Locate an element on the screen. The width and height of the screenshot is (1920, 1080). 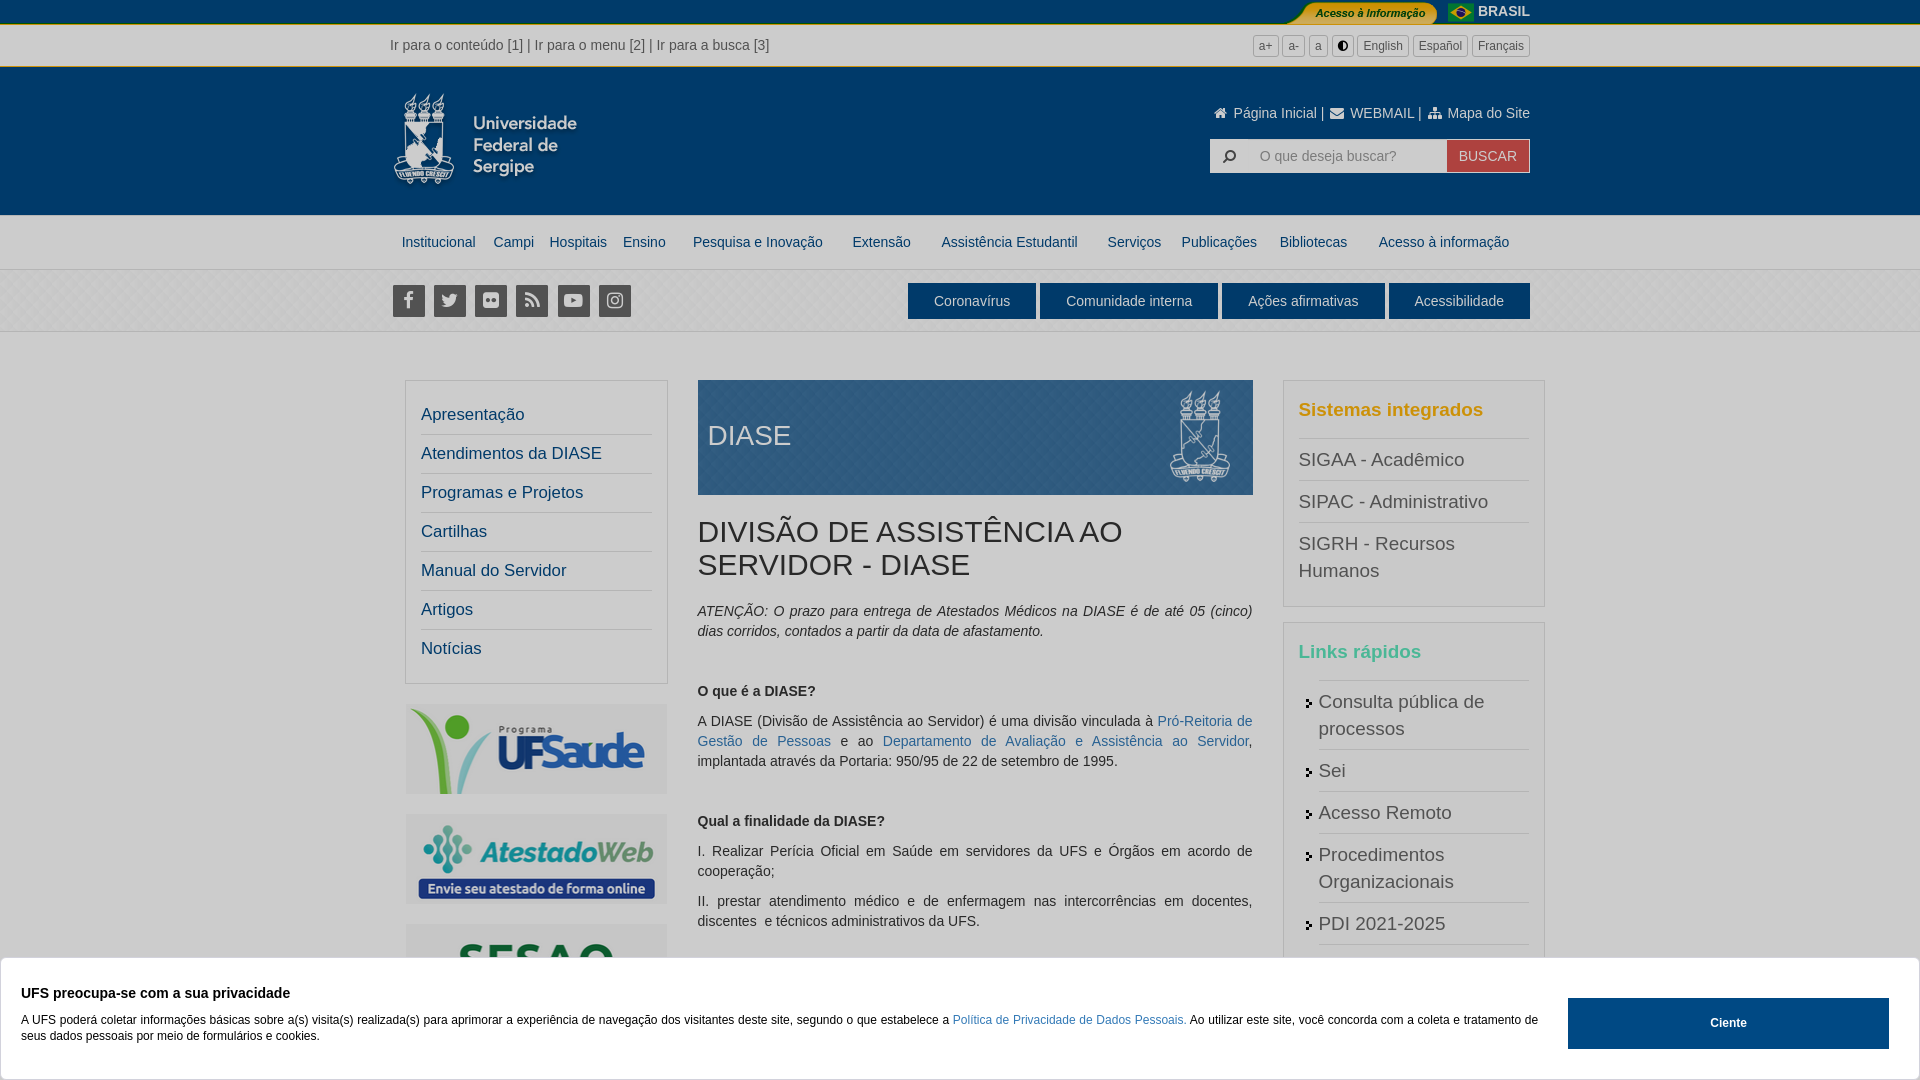
'Facebook' is located at coordinates (407, 300).